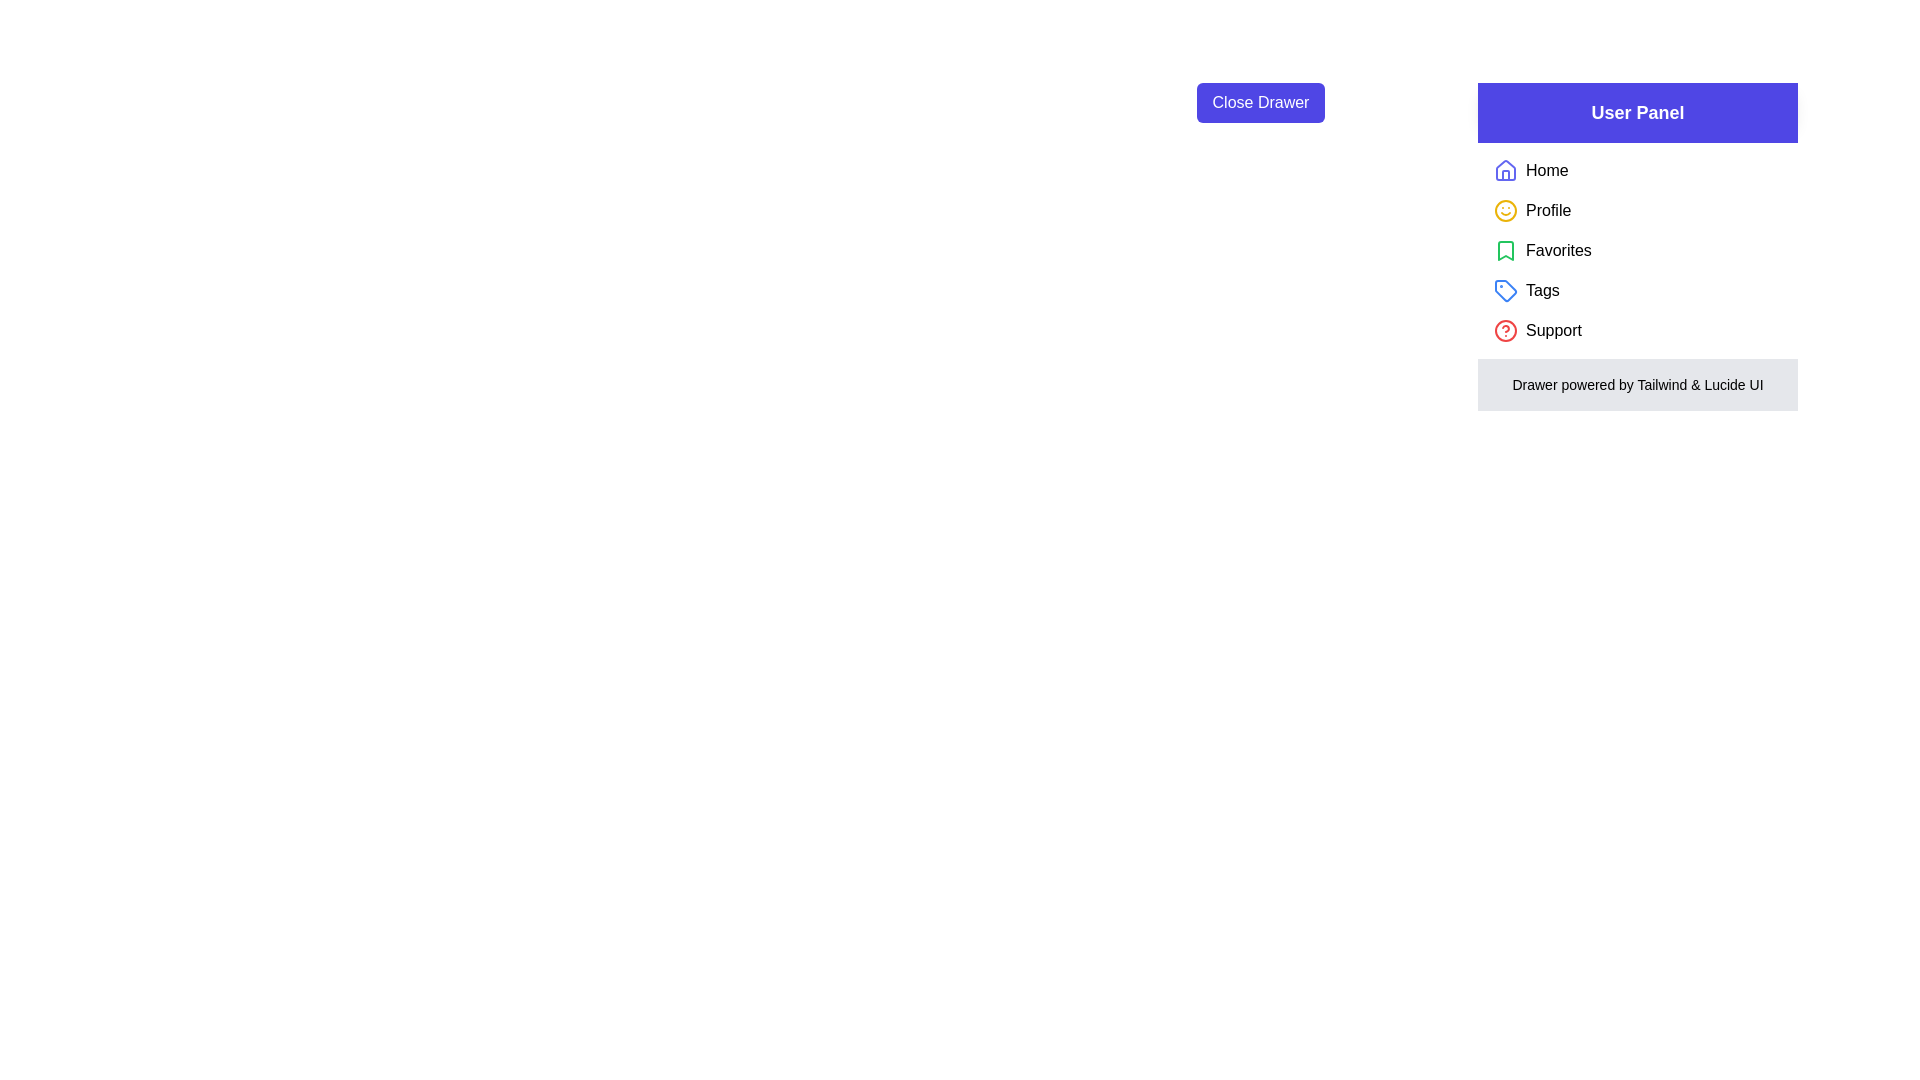  I want to click on the menu item Tags in the drawer, so click(1541, 290).